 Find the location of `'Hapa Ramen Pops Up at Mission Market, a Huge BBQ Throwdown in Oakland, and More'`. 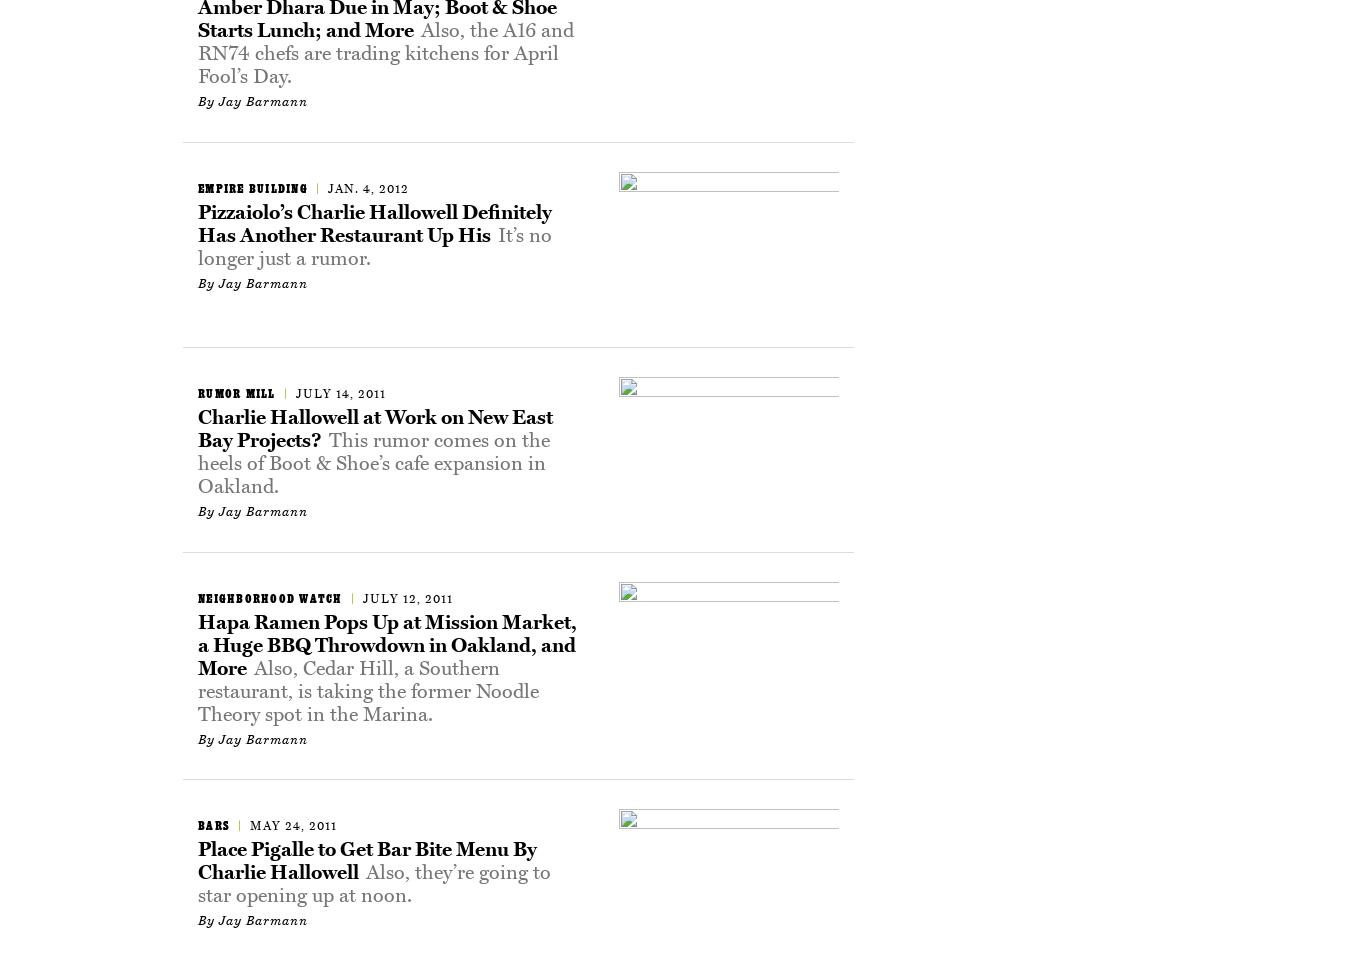

'Hapa Ramen Pops Up at Mission Market, a Huge BBQ Throwdown in Oakland, and More' is located at coordinates (386, 644).